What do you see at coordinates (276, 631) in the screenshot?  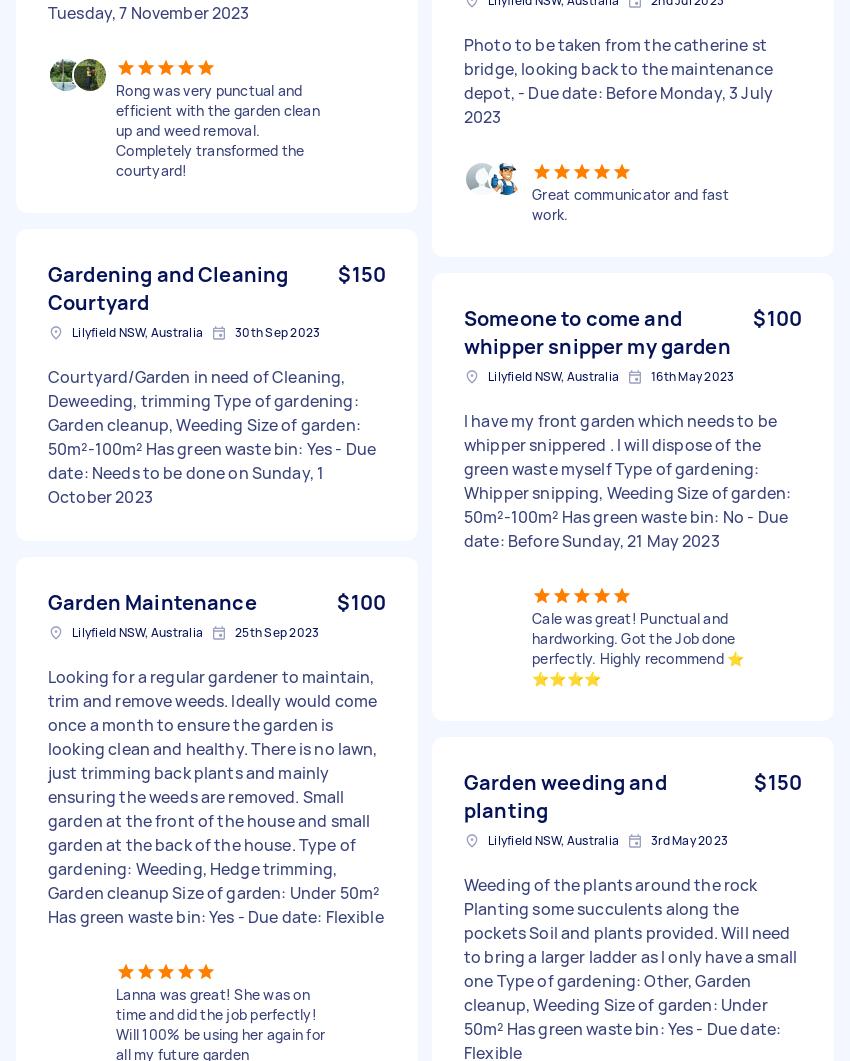 I see `'25th Sep 2023'` at bounding box center [276, 631].